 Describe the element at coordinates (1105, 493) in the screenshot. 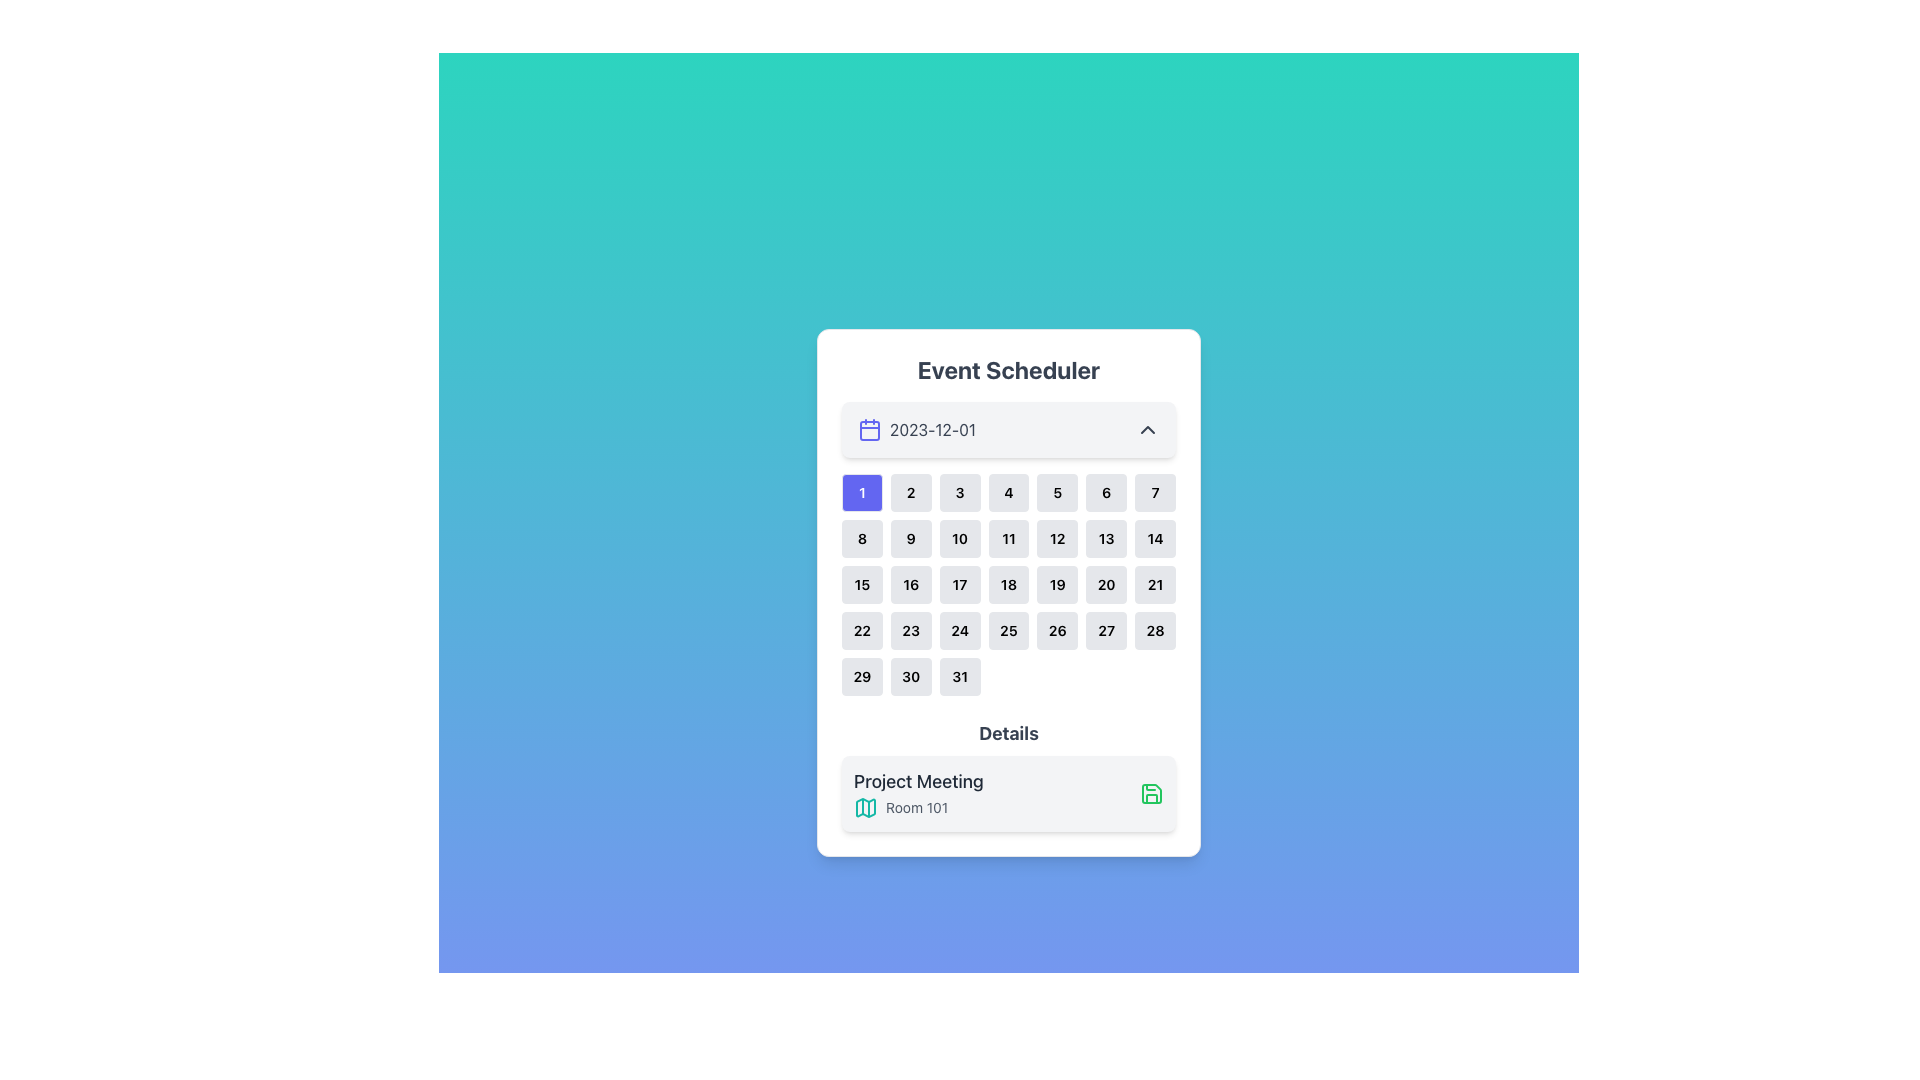

I see `the button representing the date '6' in the calendar interface` at that location.